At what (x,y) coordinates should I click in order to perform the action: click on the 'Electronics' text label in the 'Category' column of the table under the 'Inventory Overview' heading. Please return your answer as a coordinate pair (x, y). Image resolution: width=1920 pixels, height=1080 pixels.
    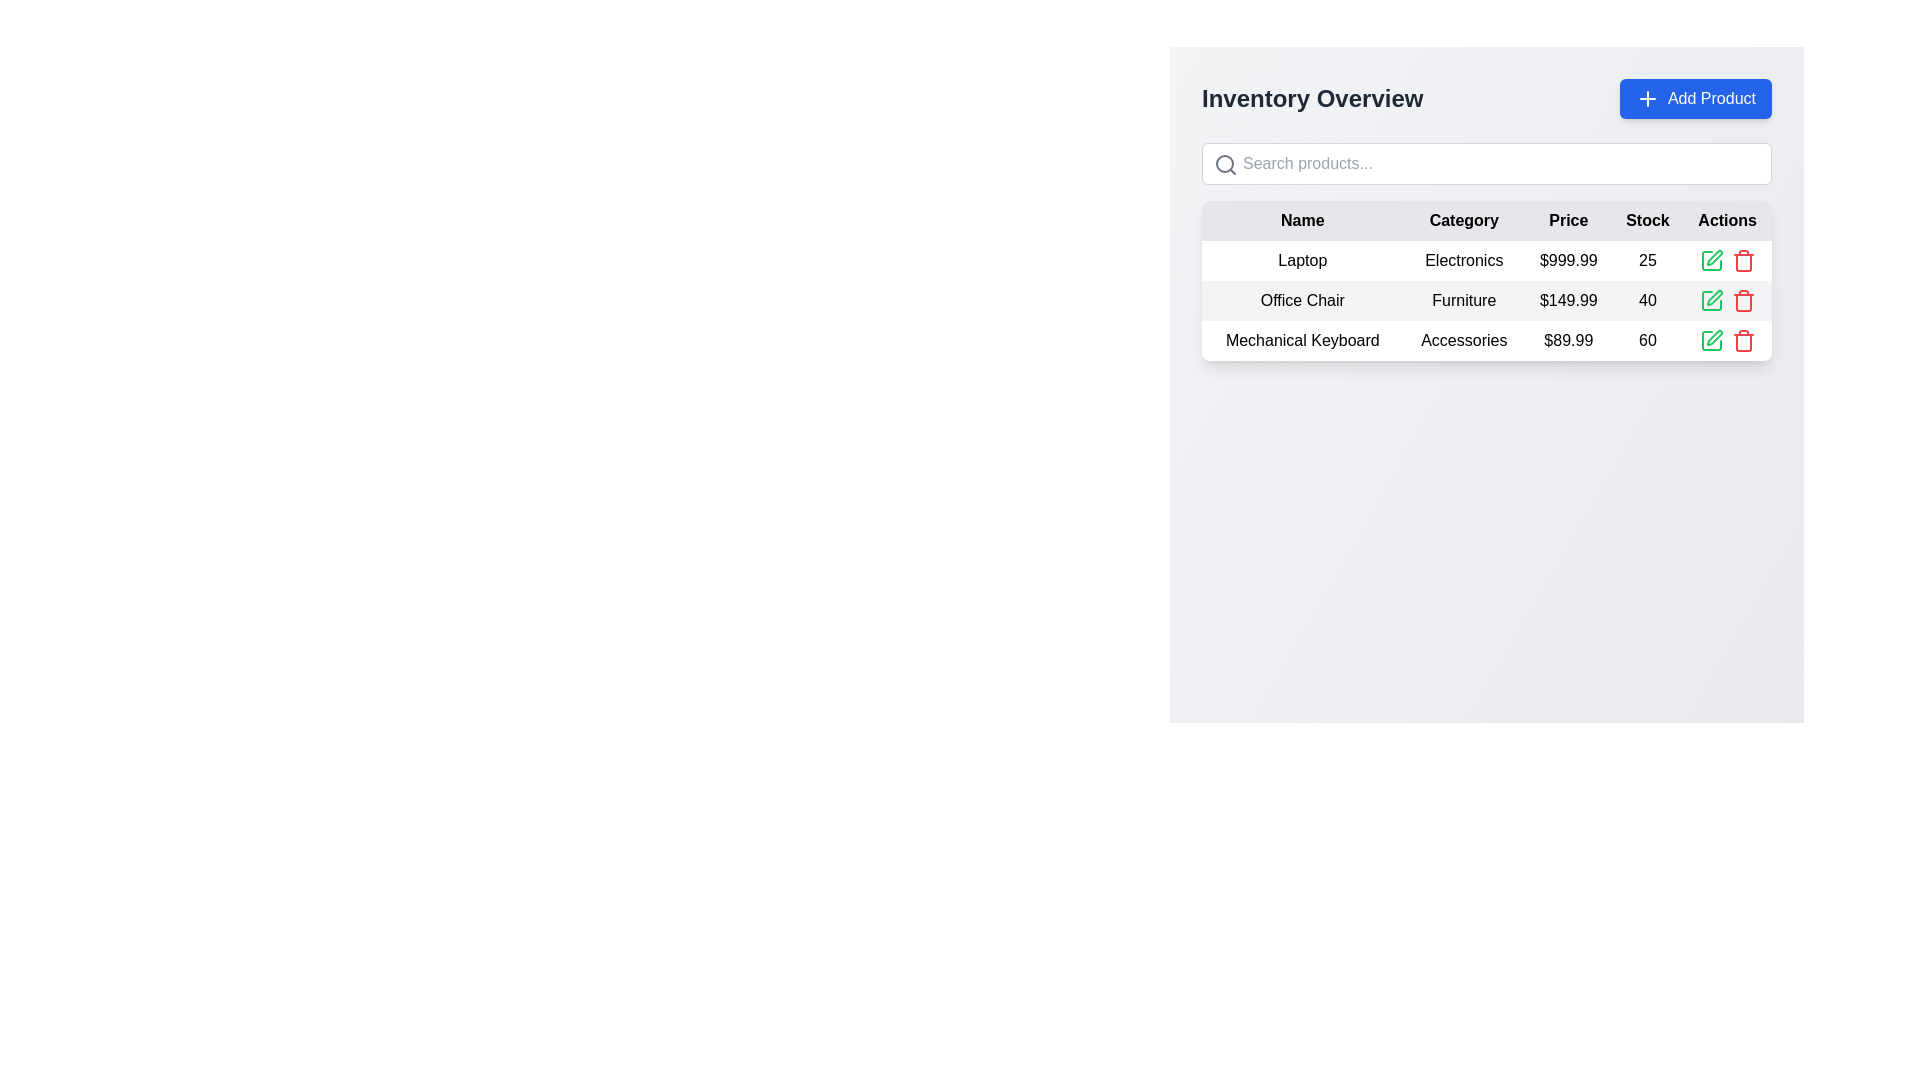
    Looking at the image, I should click on (1464, 260).